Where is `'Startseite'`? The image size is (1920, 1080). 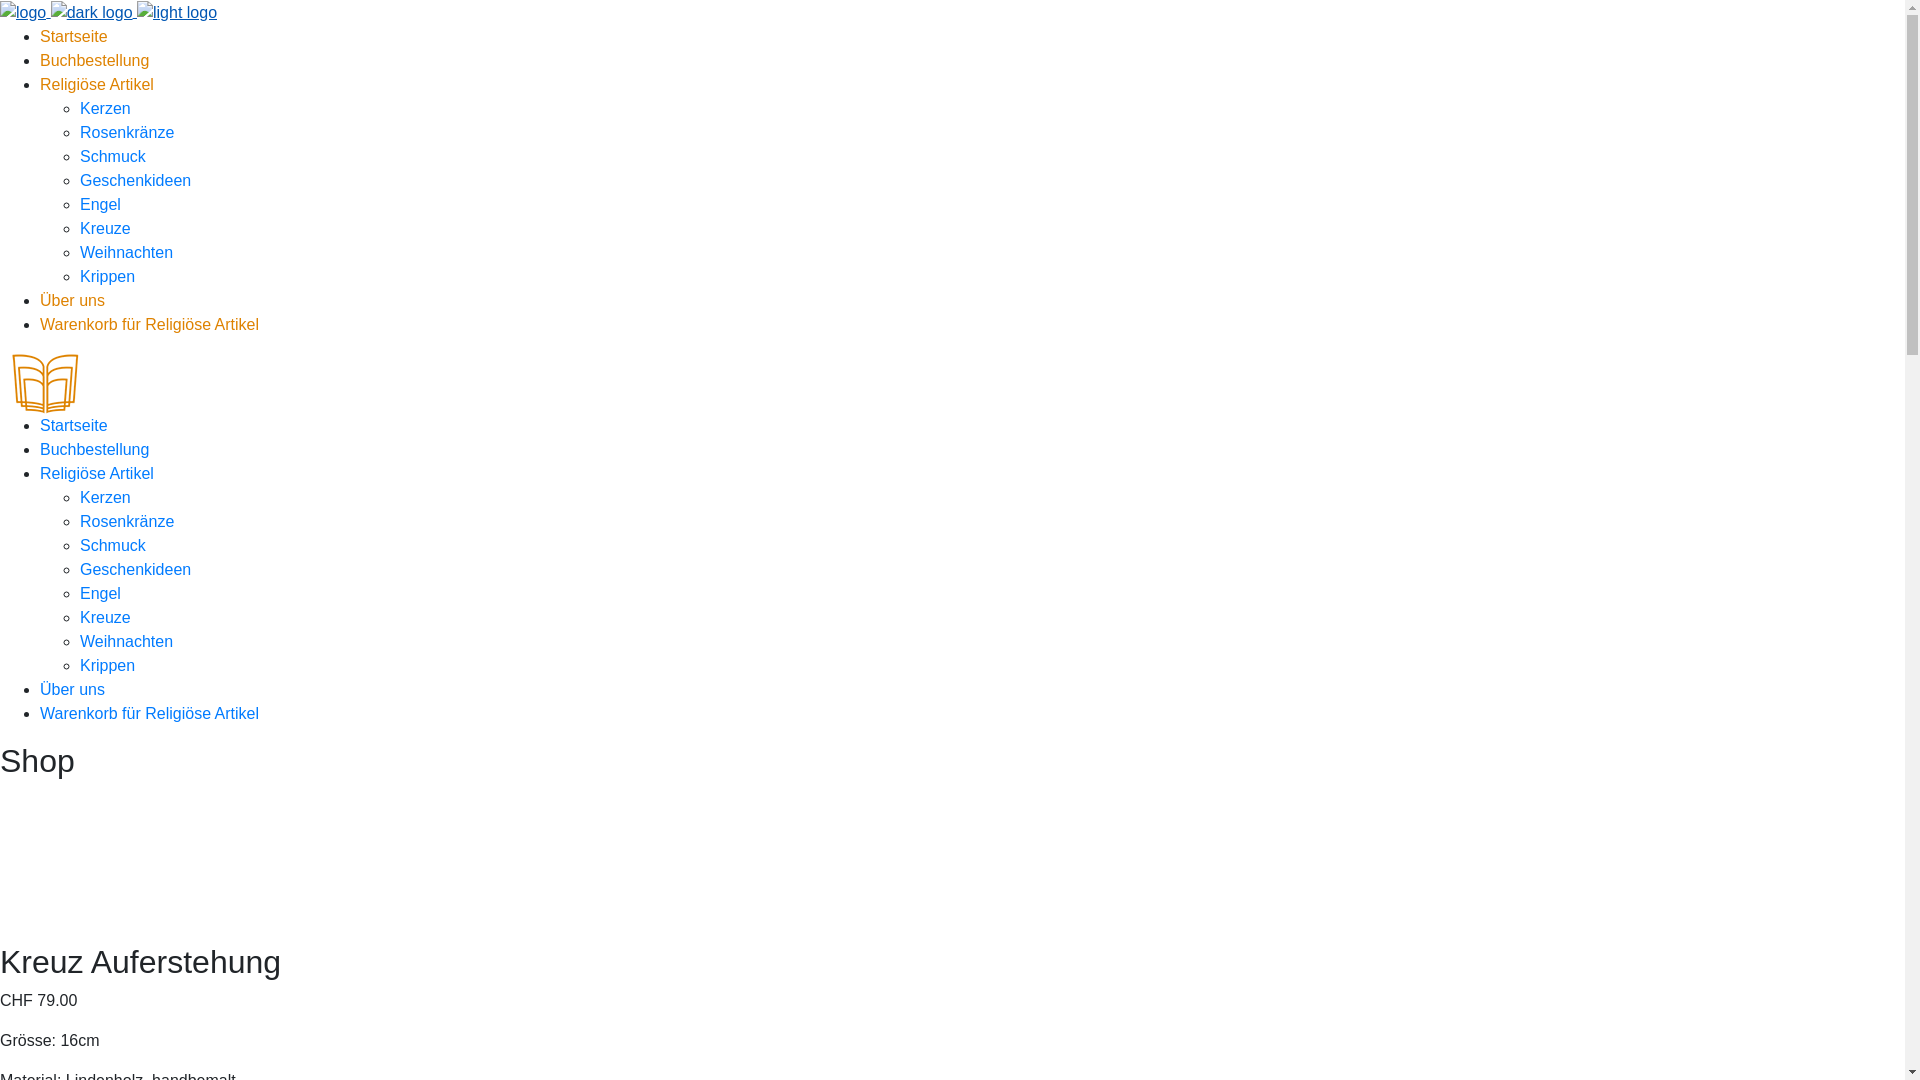
'Startseite' is located at coordinates (73, 424).